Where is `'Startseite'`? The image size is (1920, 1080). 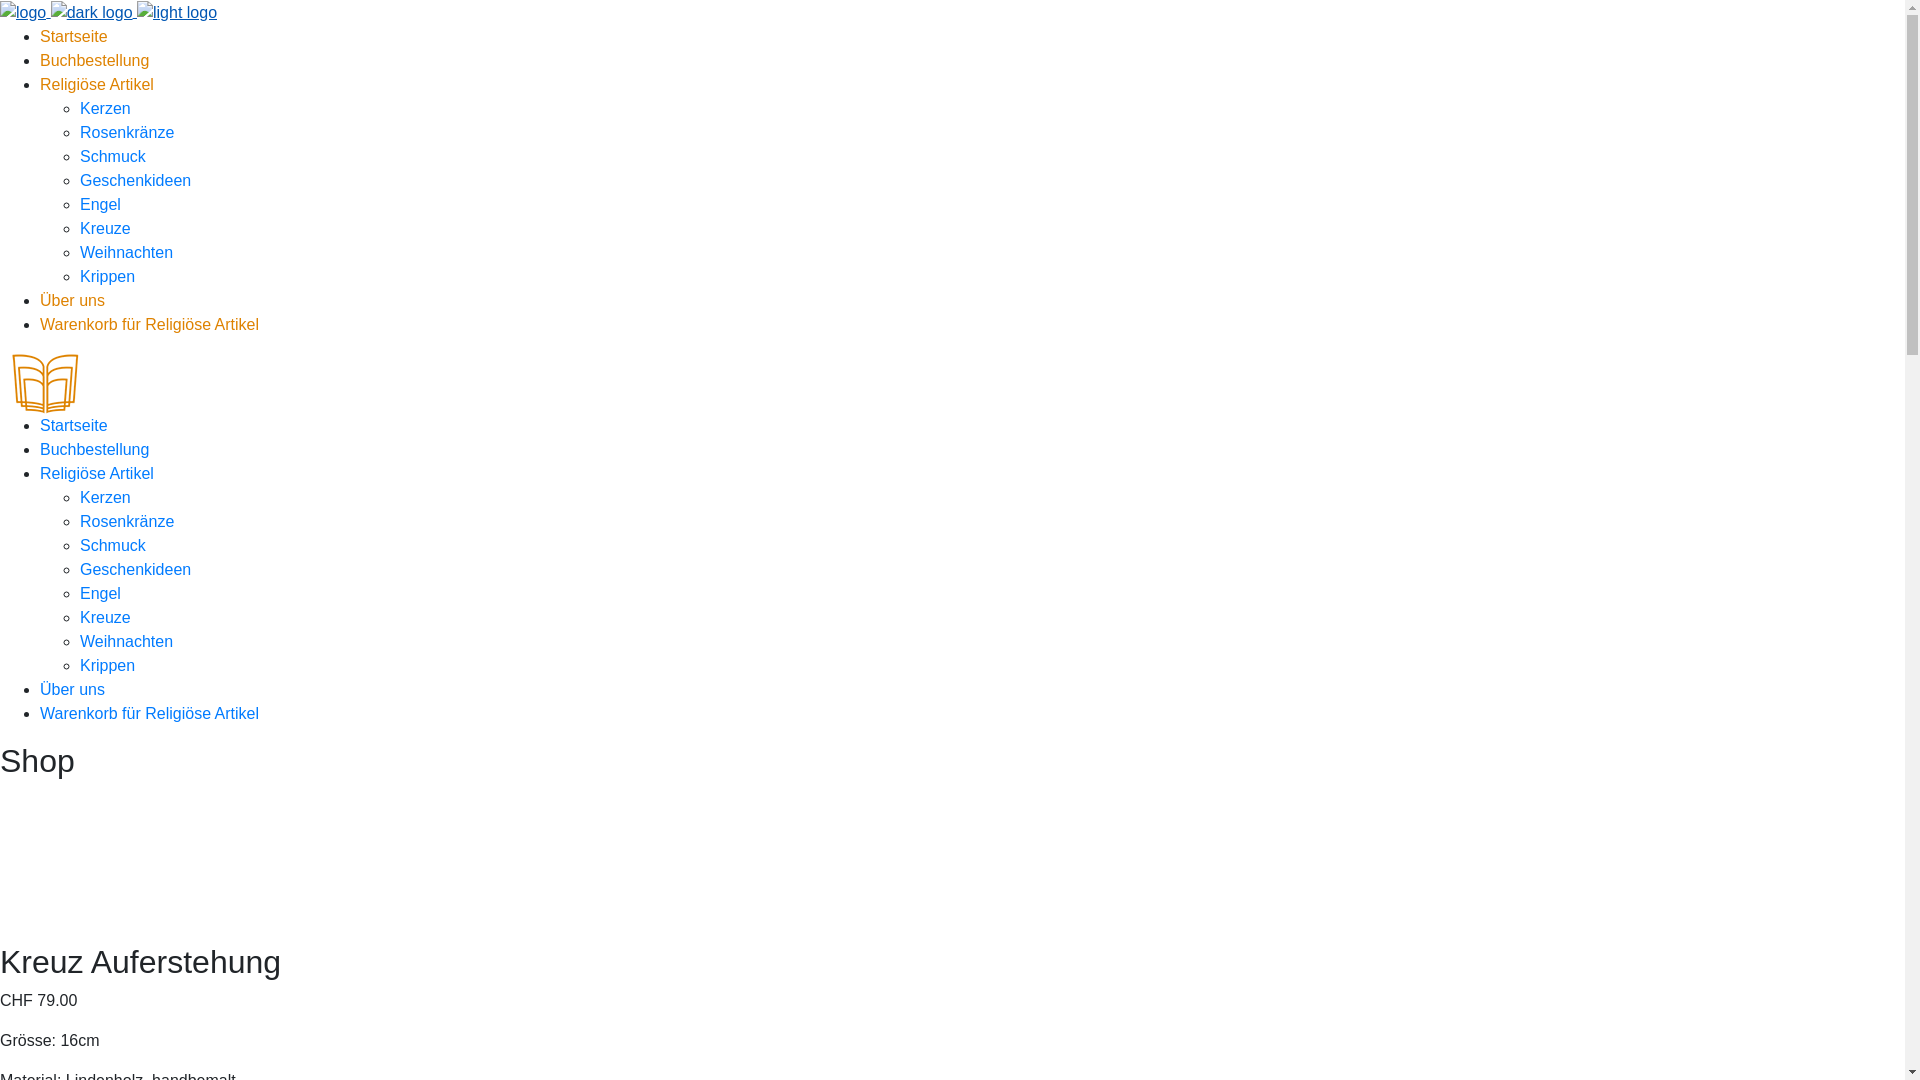
'Startseite' is located at coordinates (73, 424).